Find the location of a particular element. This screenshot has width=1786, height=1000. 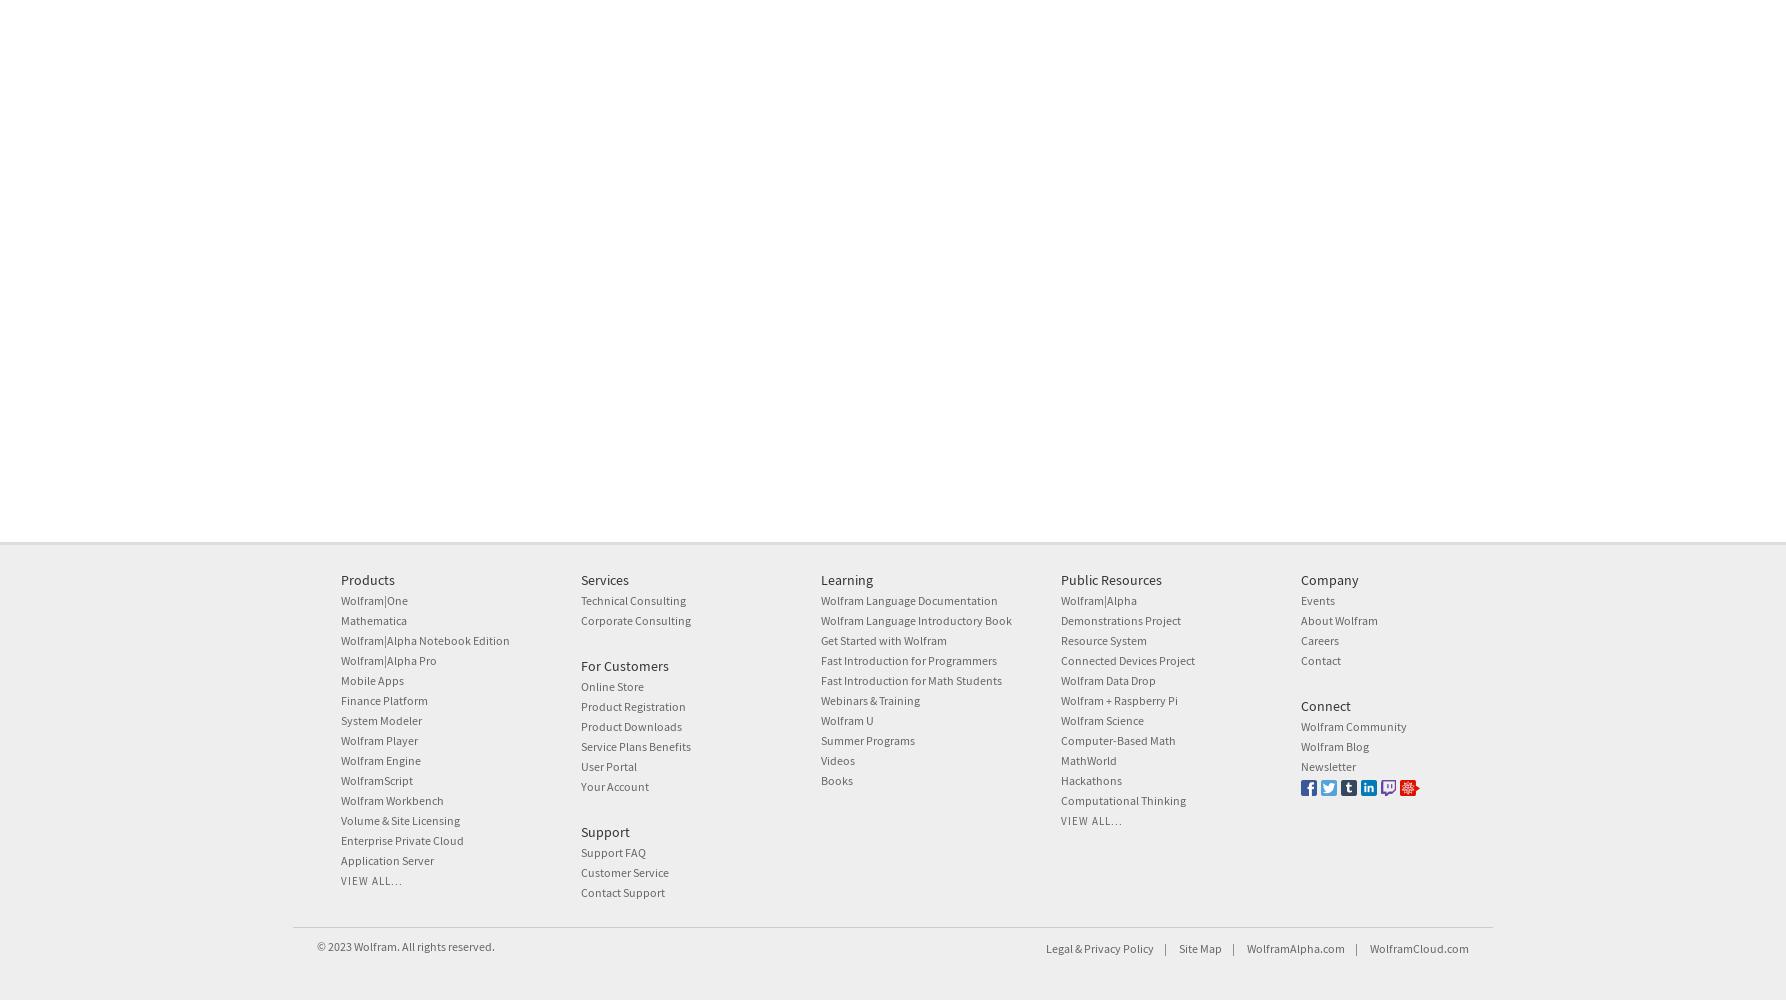

'Privacy Policy' is located at coordinates (1117, 947).